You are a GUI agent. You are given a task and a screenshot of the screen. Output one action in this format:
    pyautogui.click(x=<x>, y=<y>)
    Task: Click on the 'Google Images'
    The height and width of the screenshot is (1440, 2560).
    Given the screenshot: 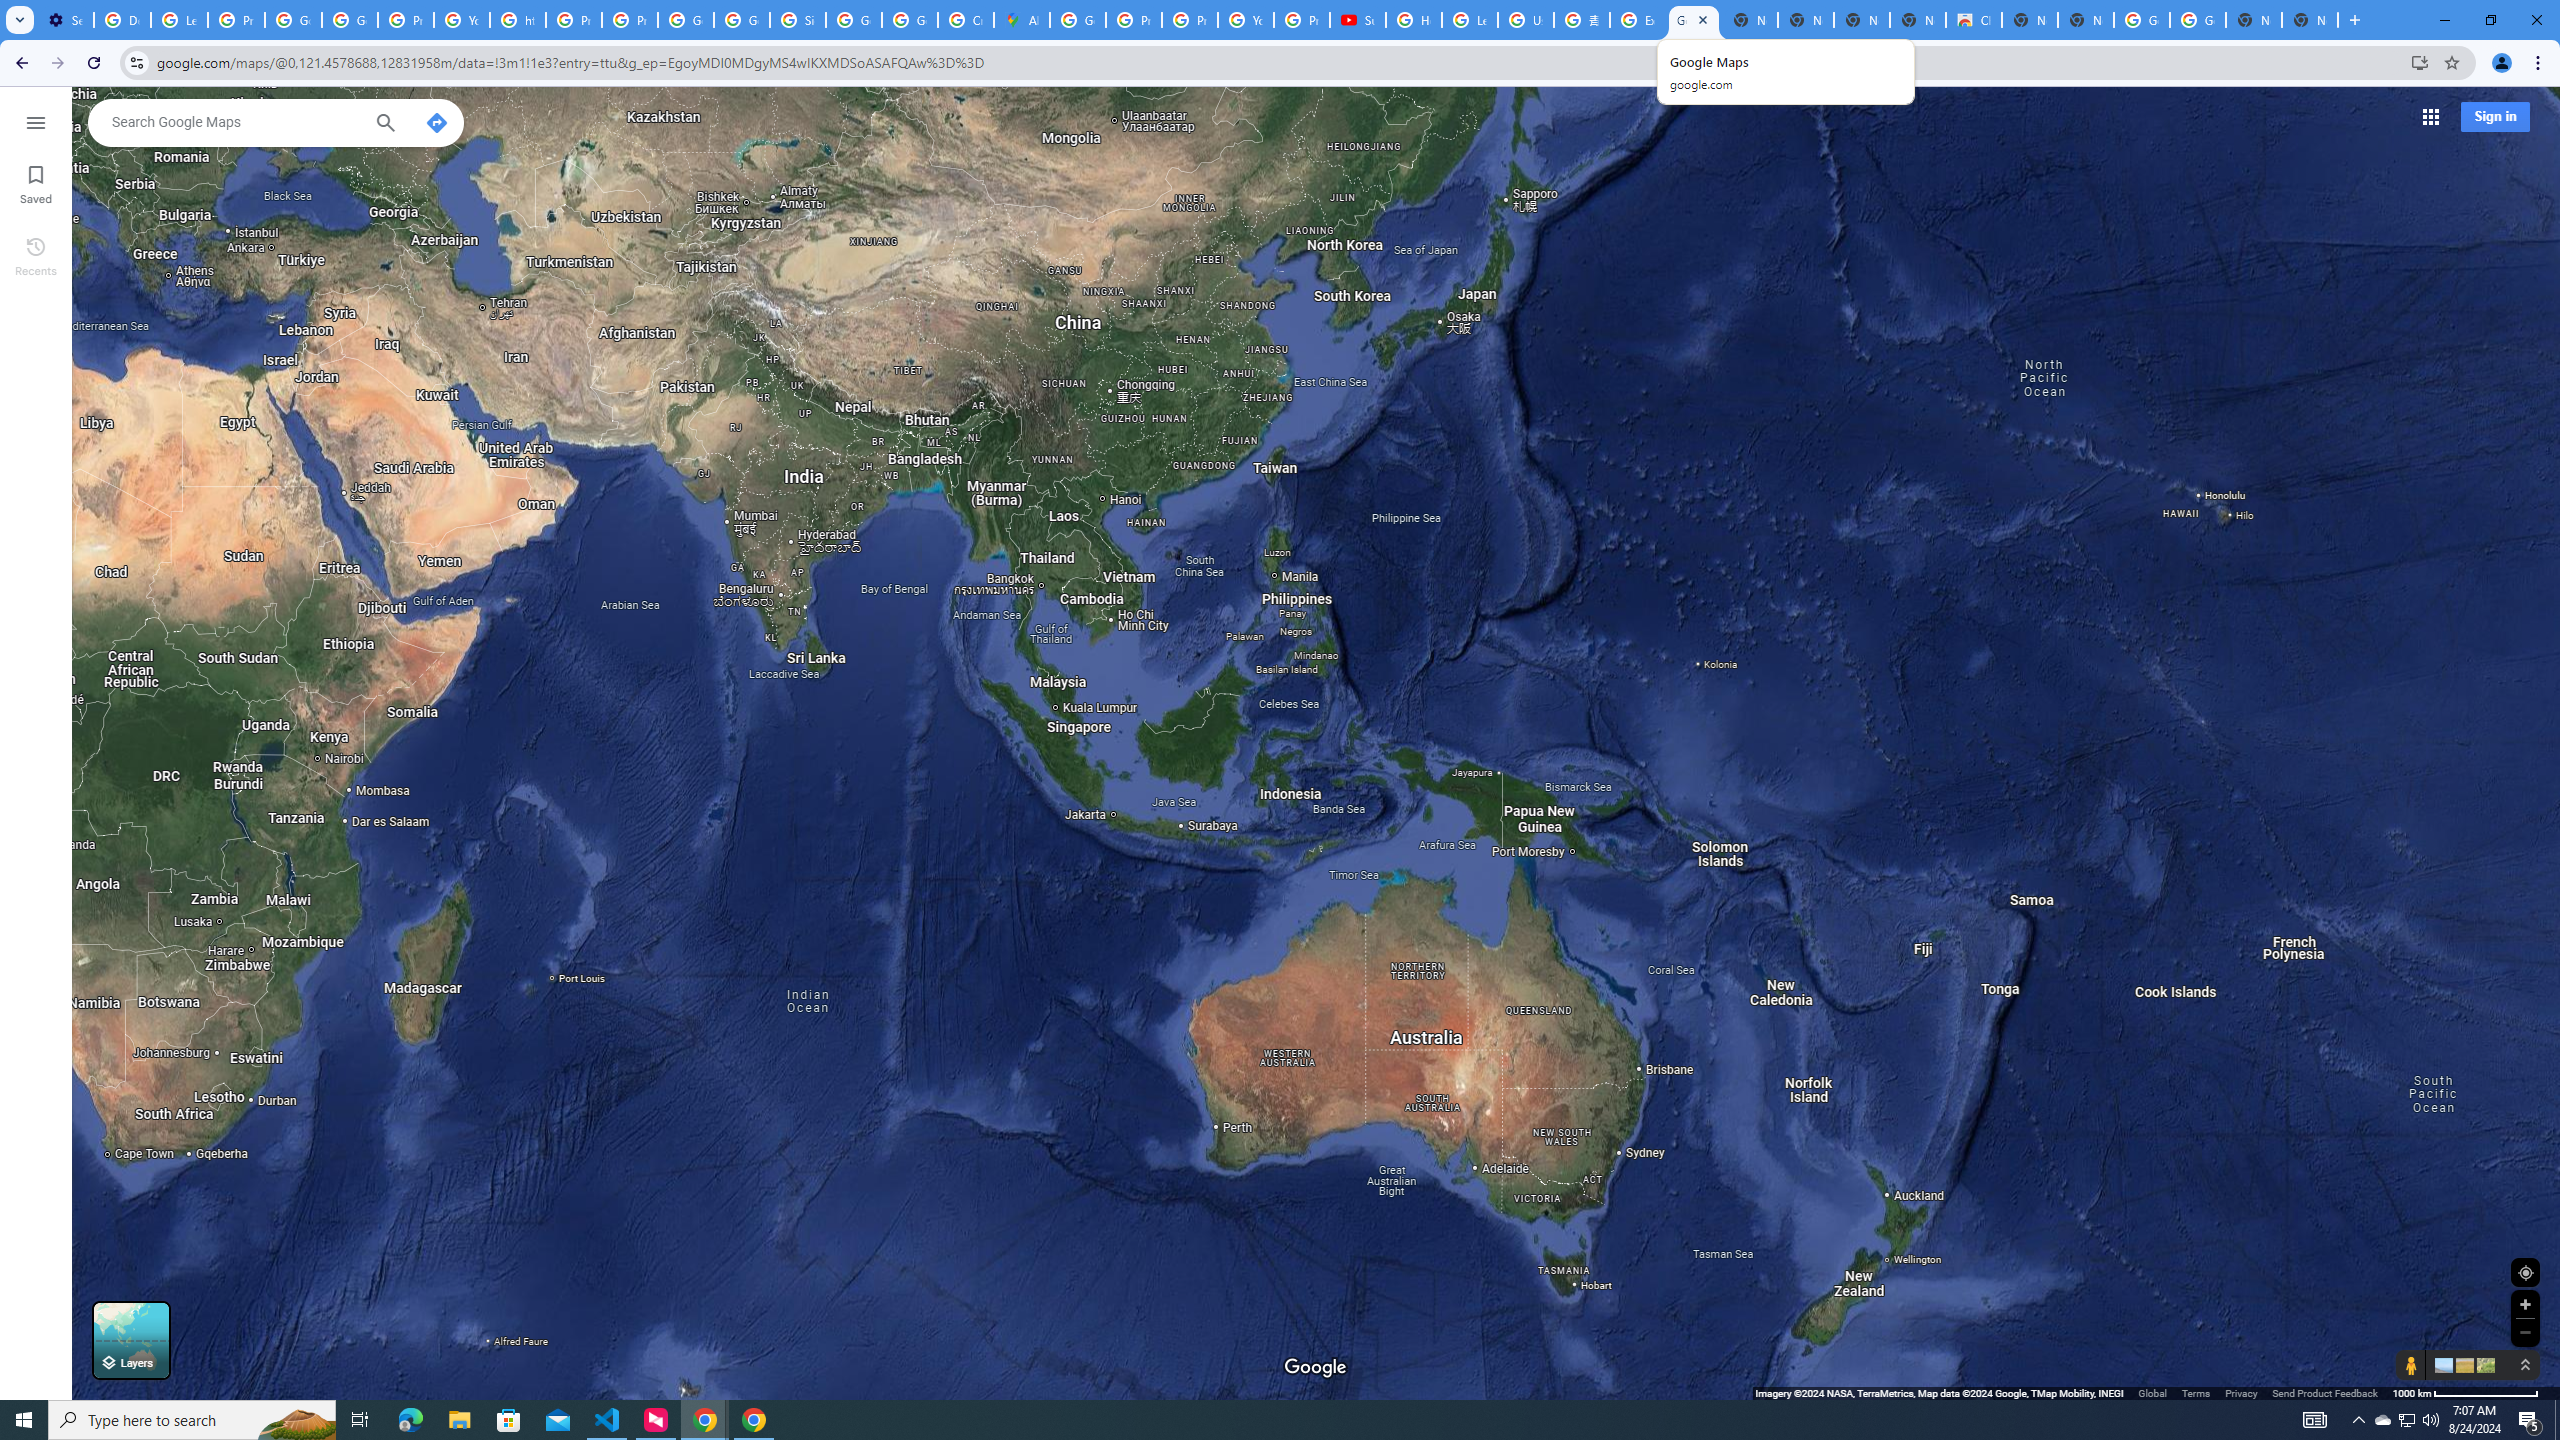 What is the action you would take?
    pyautogui.click(x=2140, y=19)
    